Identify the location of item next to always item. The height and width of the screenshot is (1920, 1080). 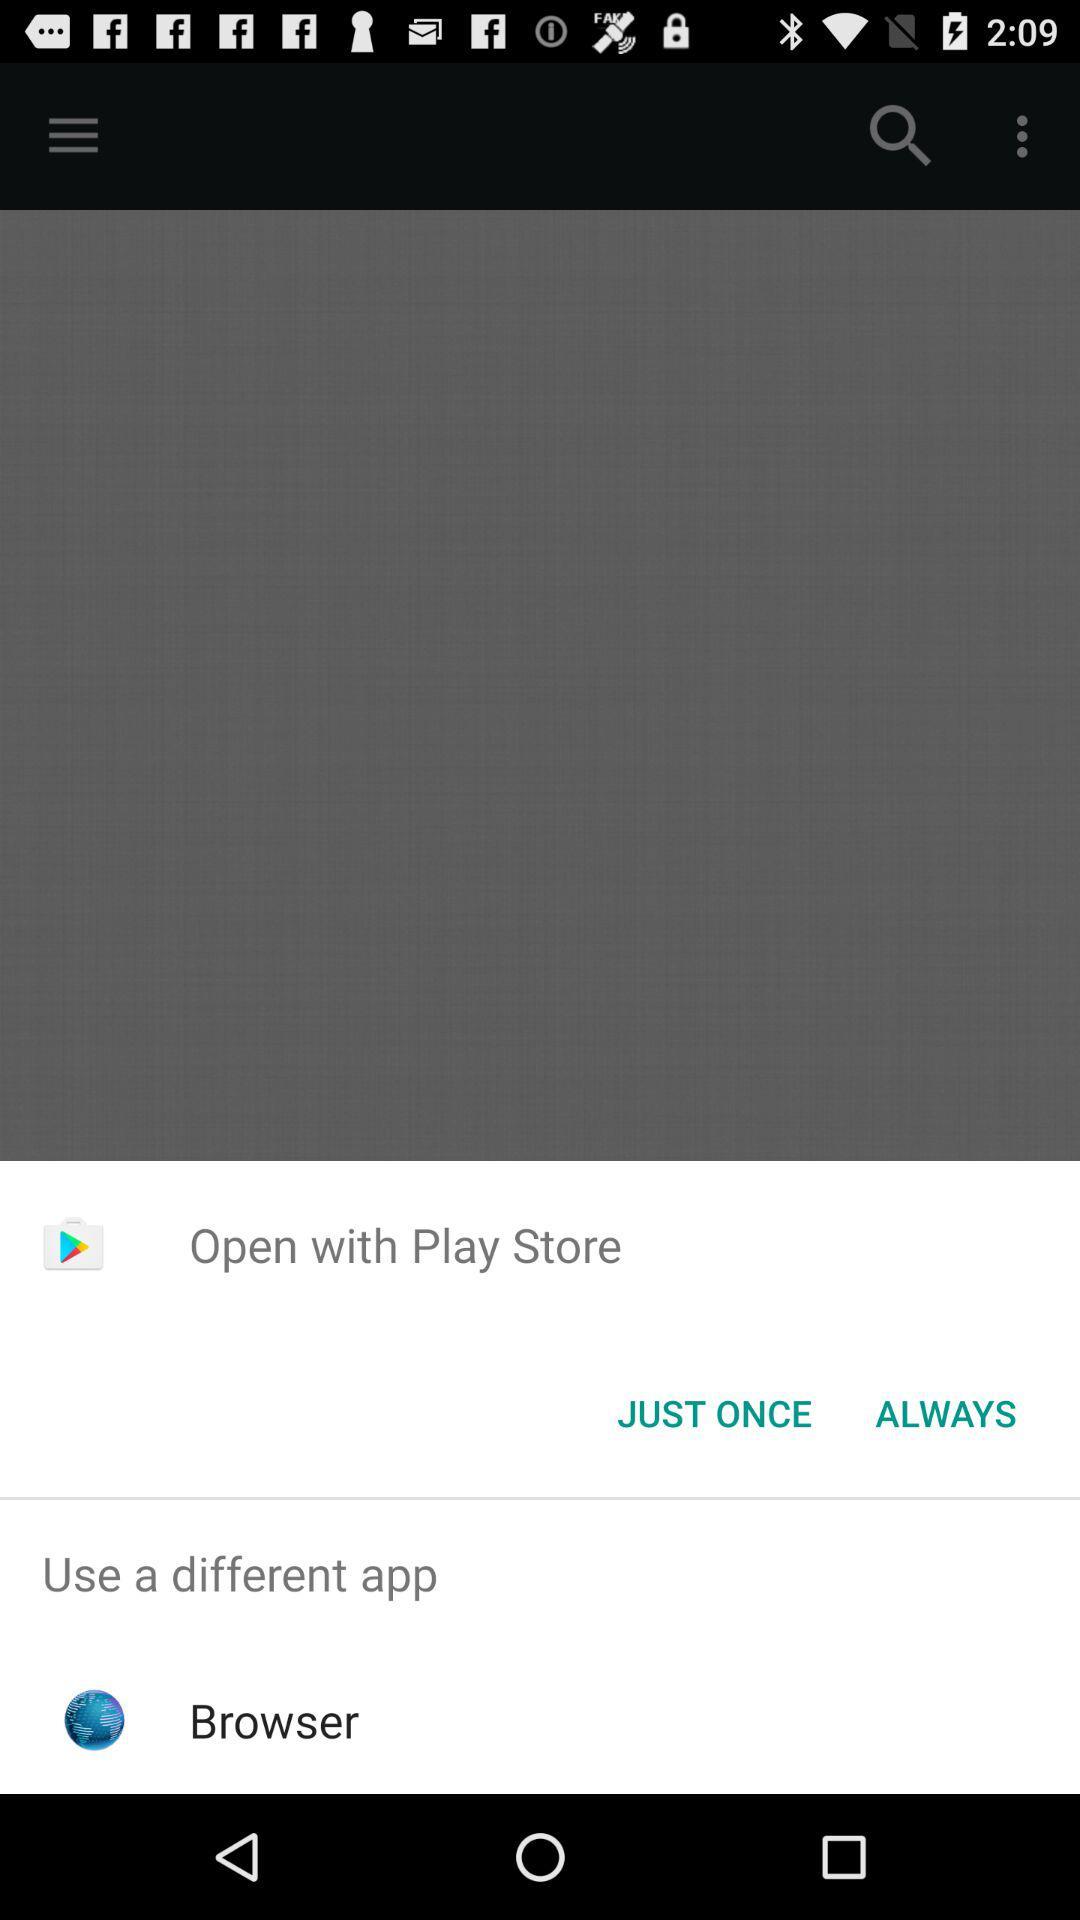
(713, 1411).